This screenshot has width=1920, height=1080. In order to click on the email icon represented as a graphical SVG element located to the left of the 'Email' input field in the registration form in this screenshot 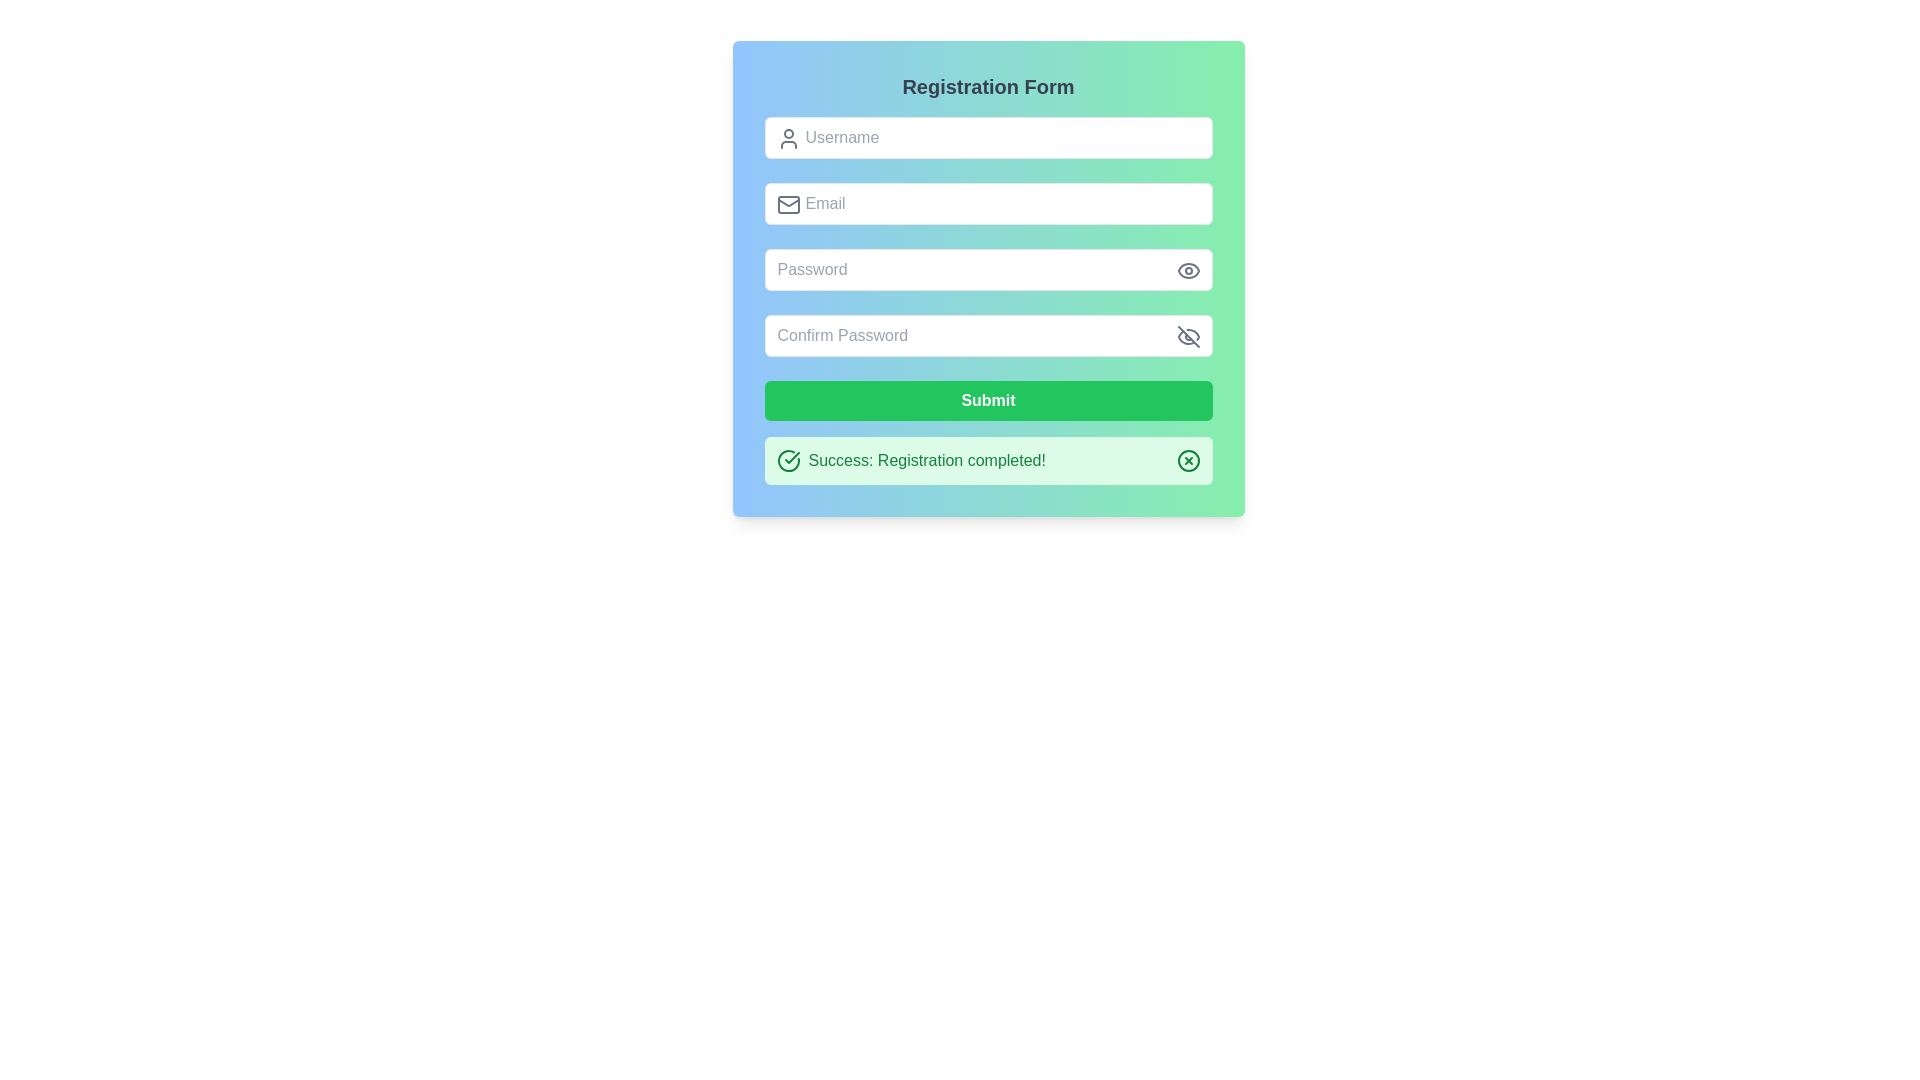, I will do `click(787, 204)`.